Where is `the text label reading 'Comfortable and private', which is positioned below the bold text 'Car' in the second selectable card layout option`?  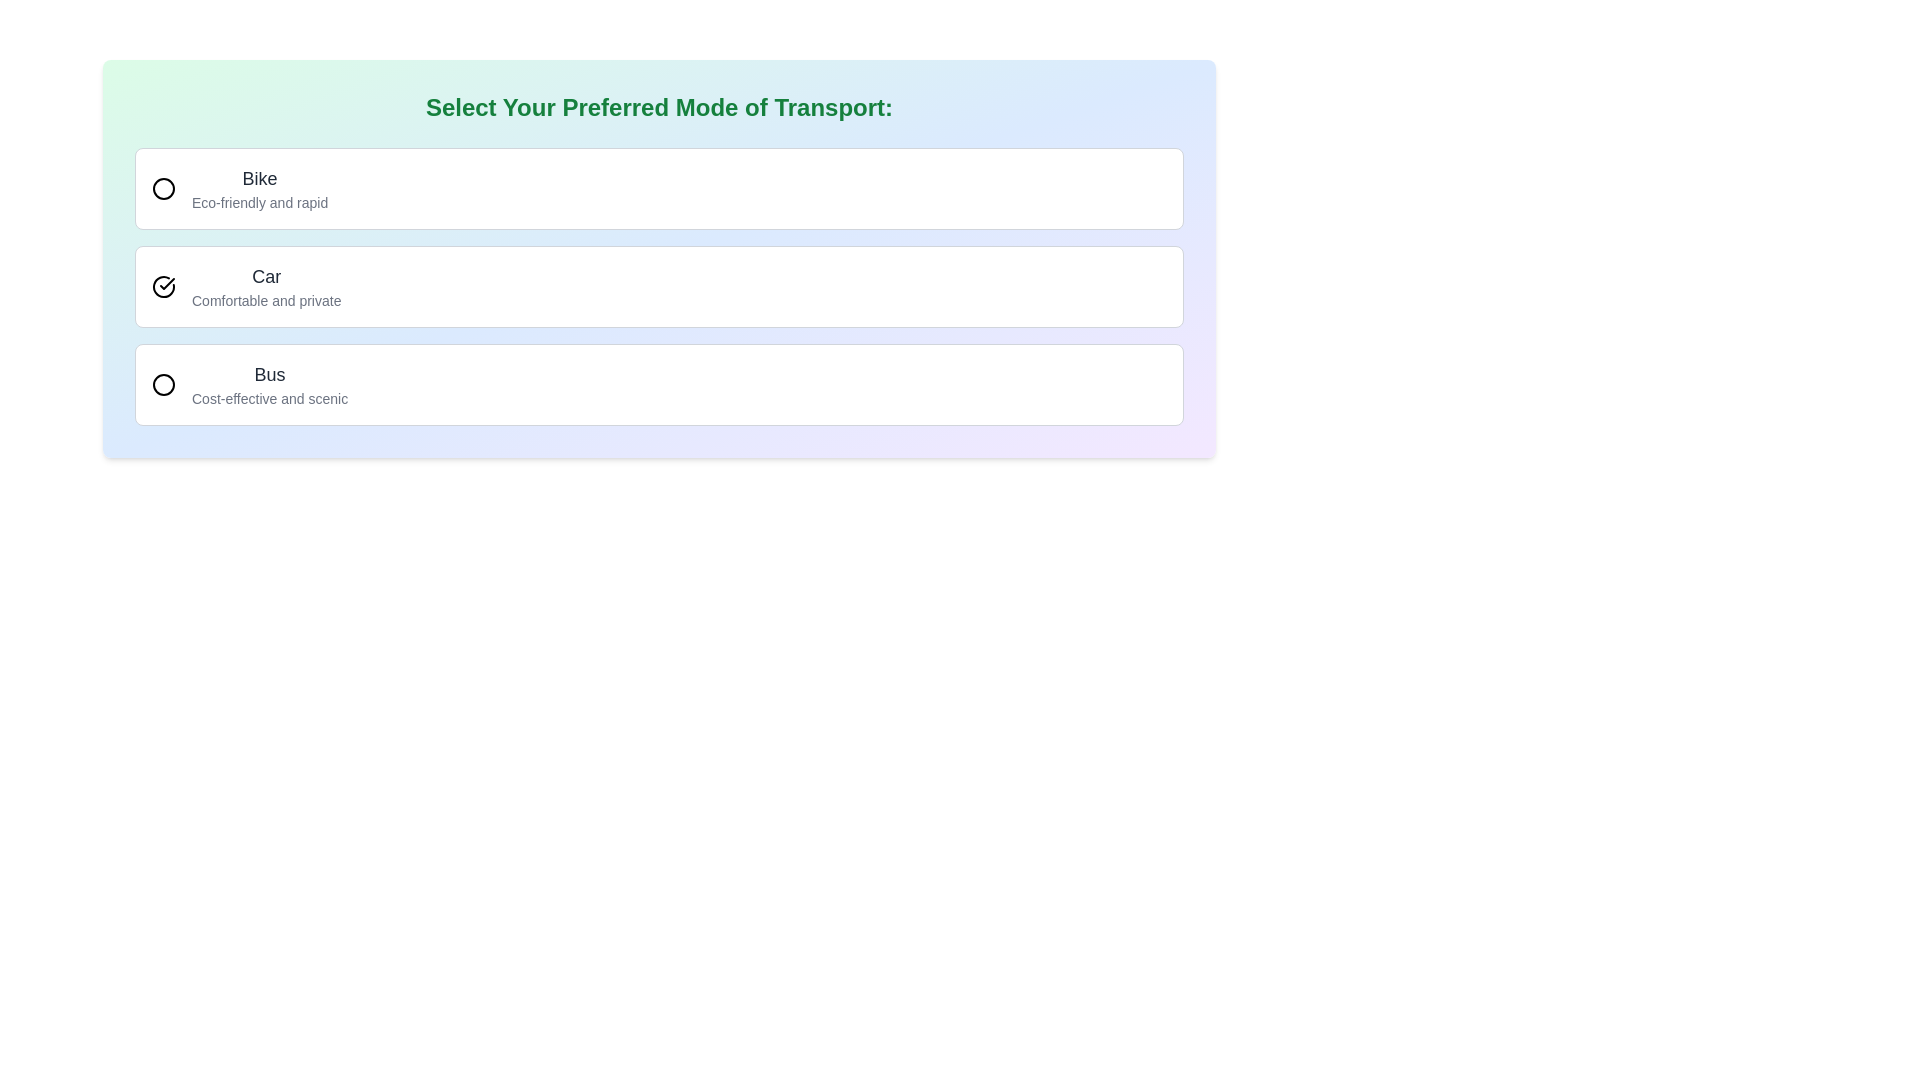 the text label reading 'Comfortable and private', which is positioned below the bold text 'Car' in the second selectable card layout option is located at coordinates (265, 300).